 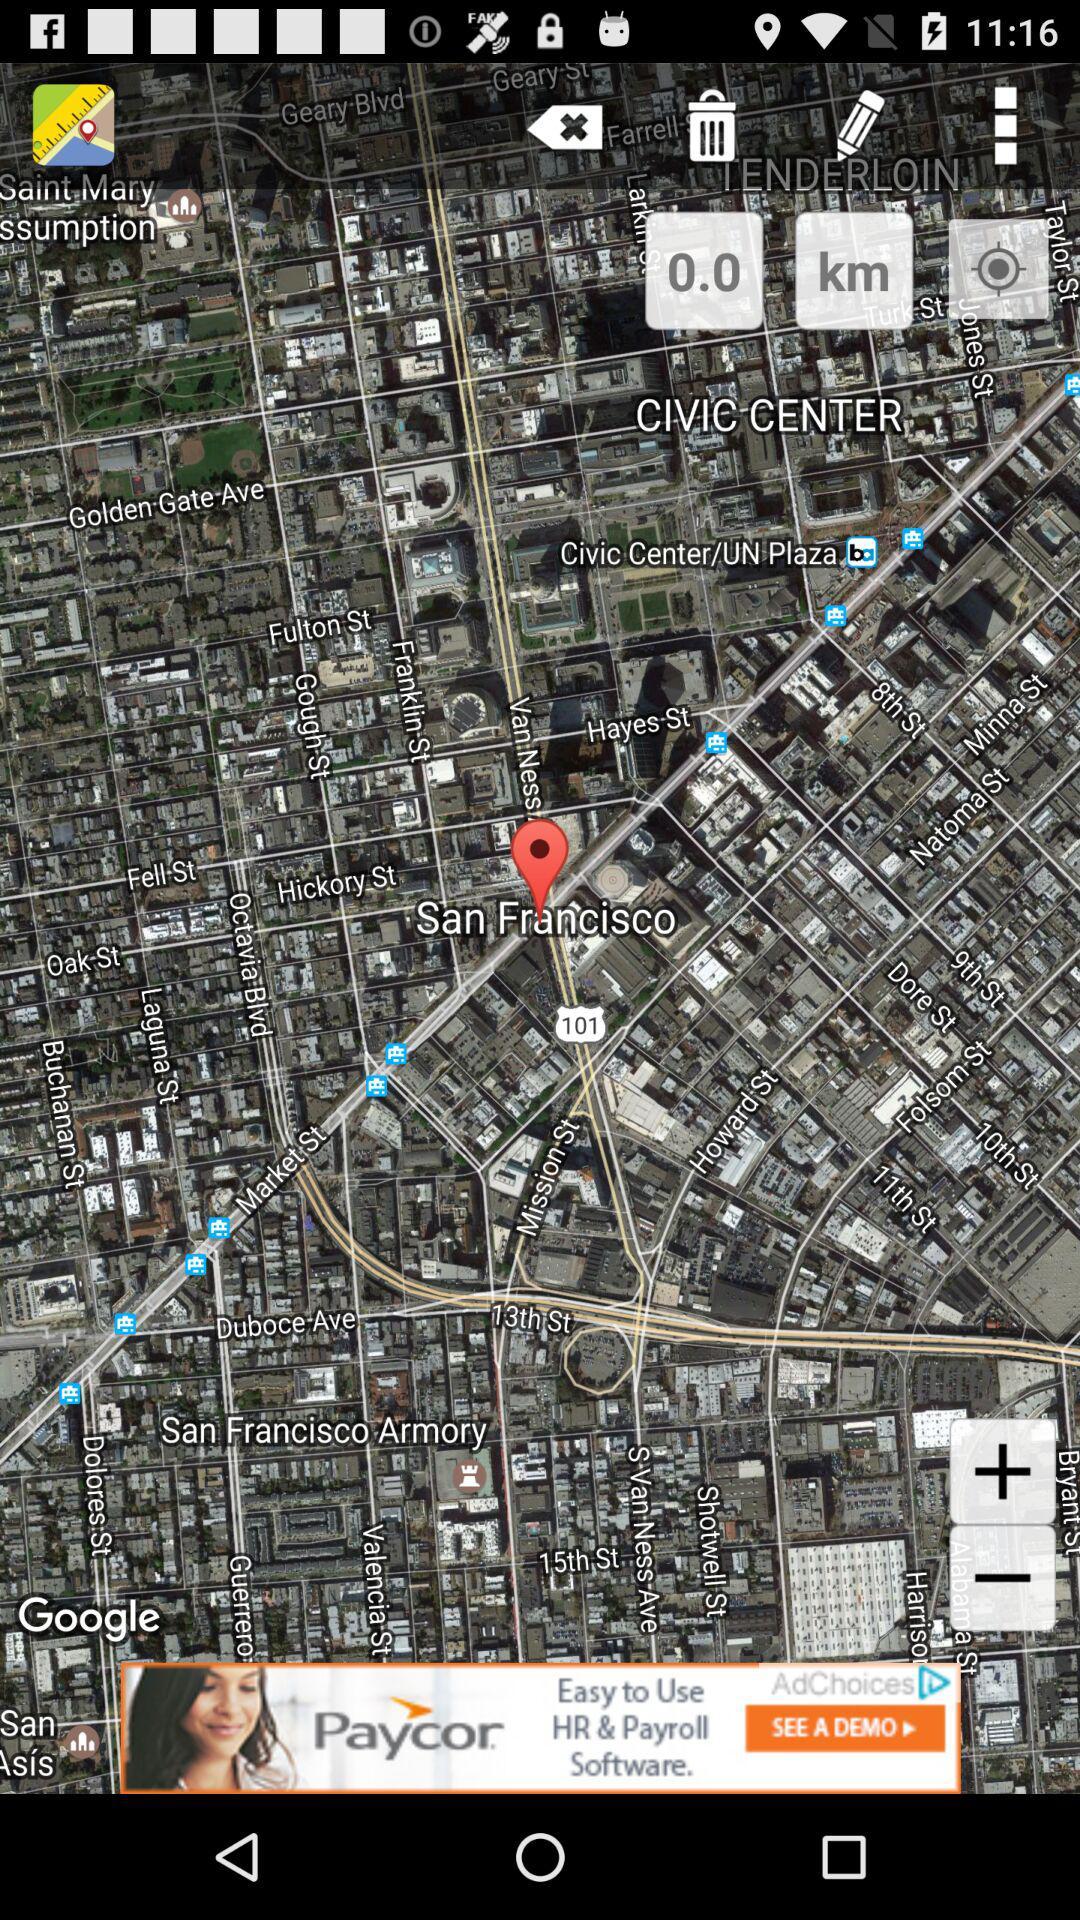 What do you see at coordinates (1002, 1687) in the screenshot?
I see `the zoom_out icon` at bounding box center [1002, 1687].